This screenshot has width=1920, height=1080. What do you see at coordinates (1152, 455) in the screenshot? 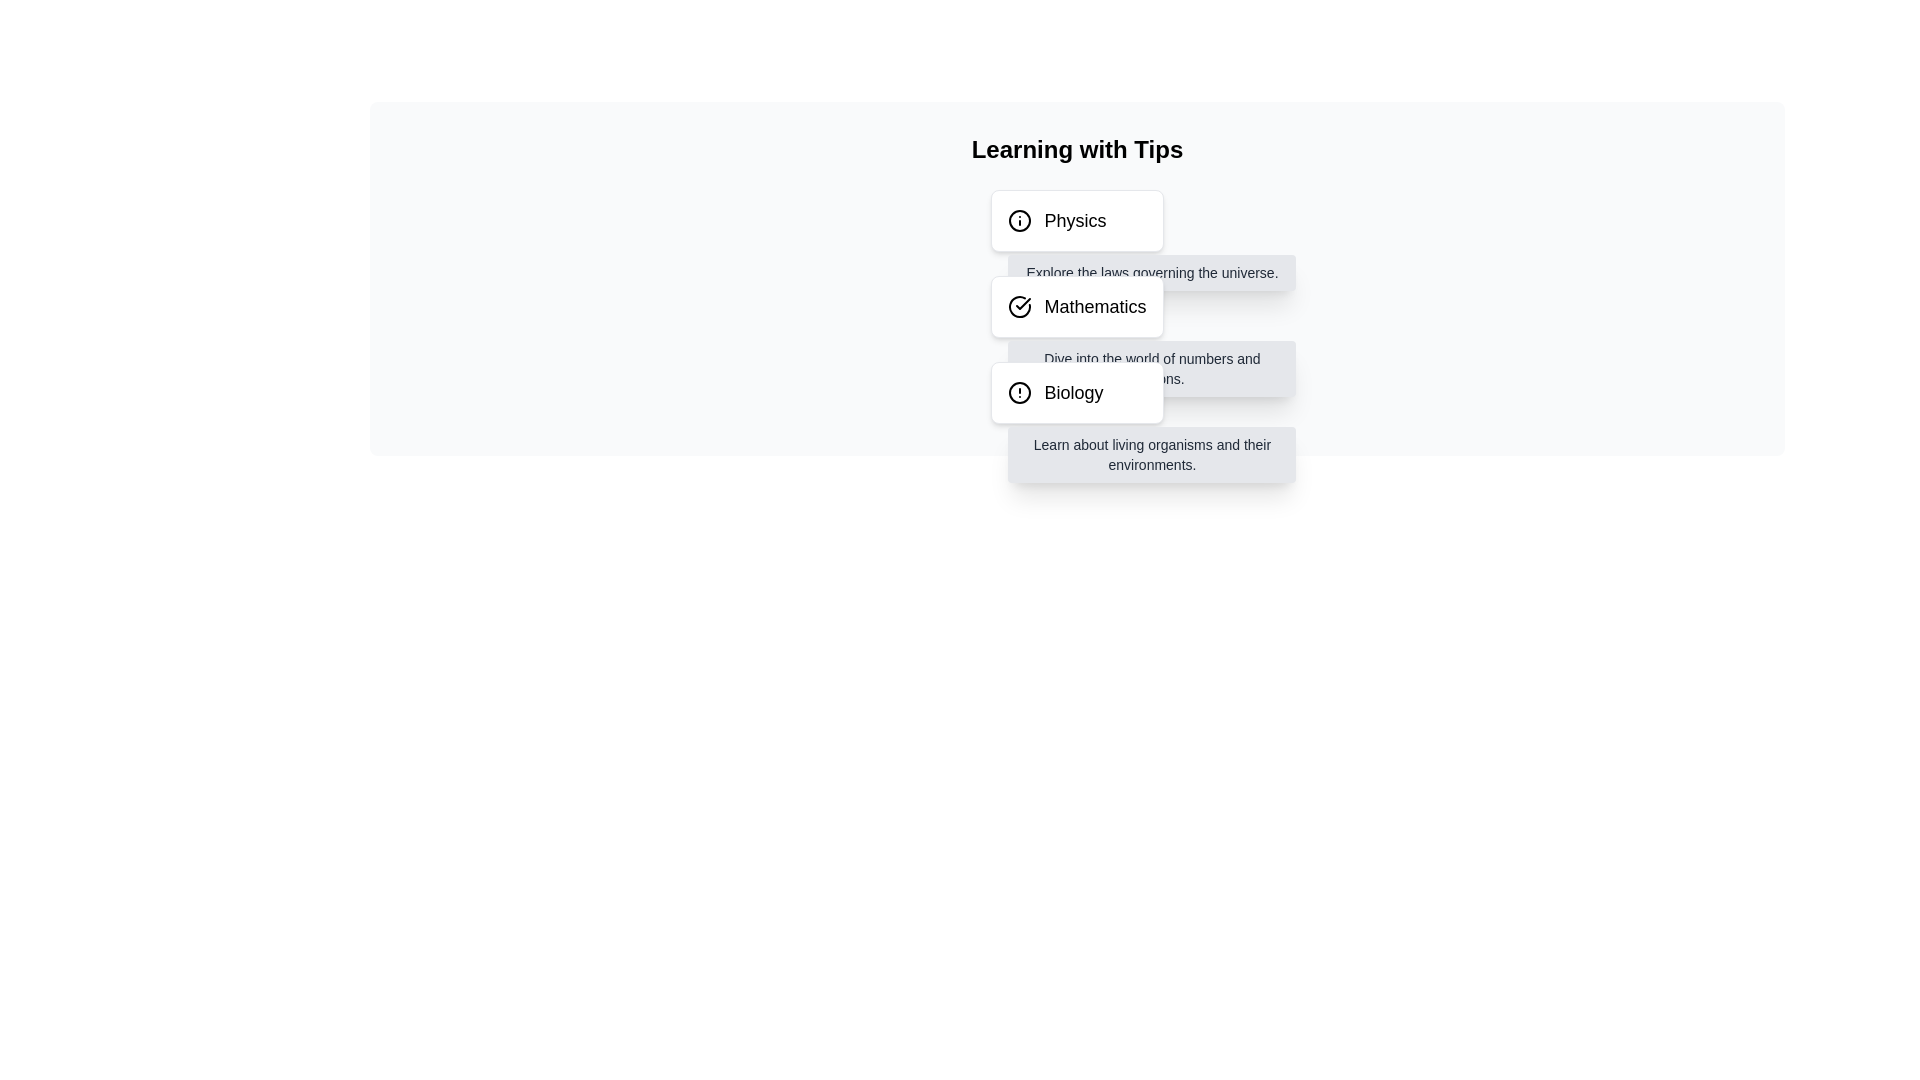
I see `informational text located at the bottom of the dropdown associated with the 'Biology' option` at bounding box center [1152, 455].